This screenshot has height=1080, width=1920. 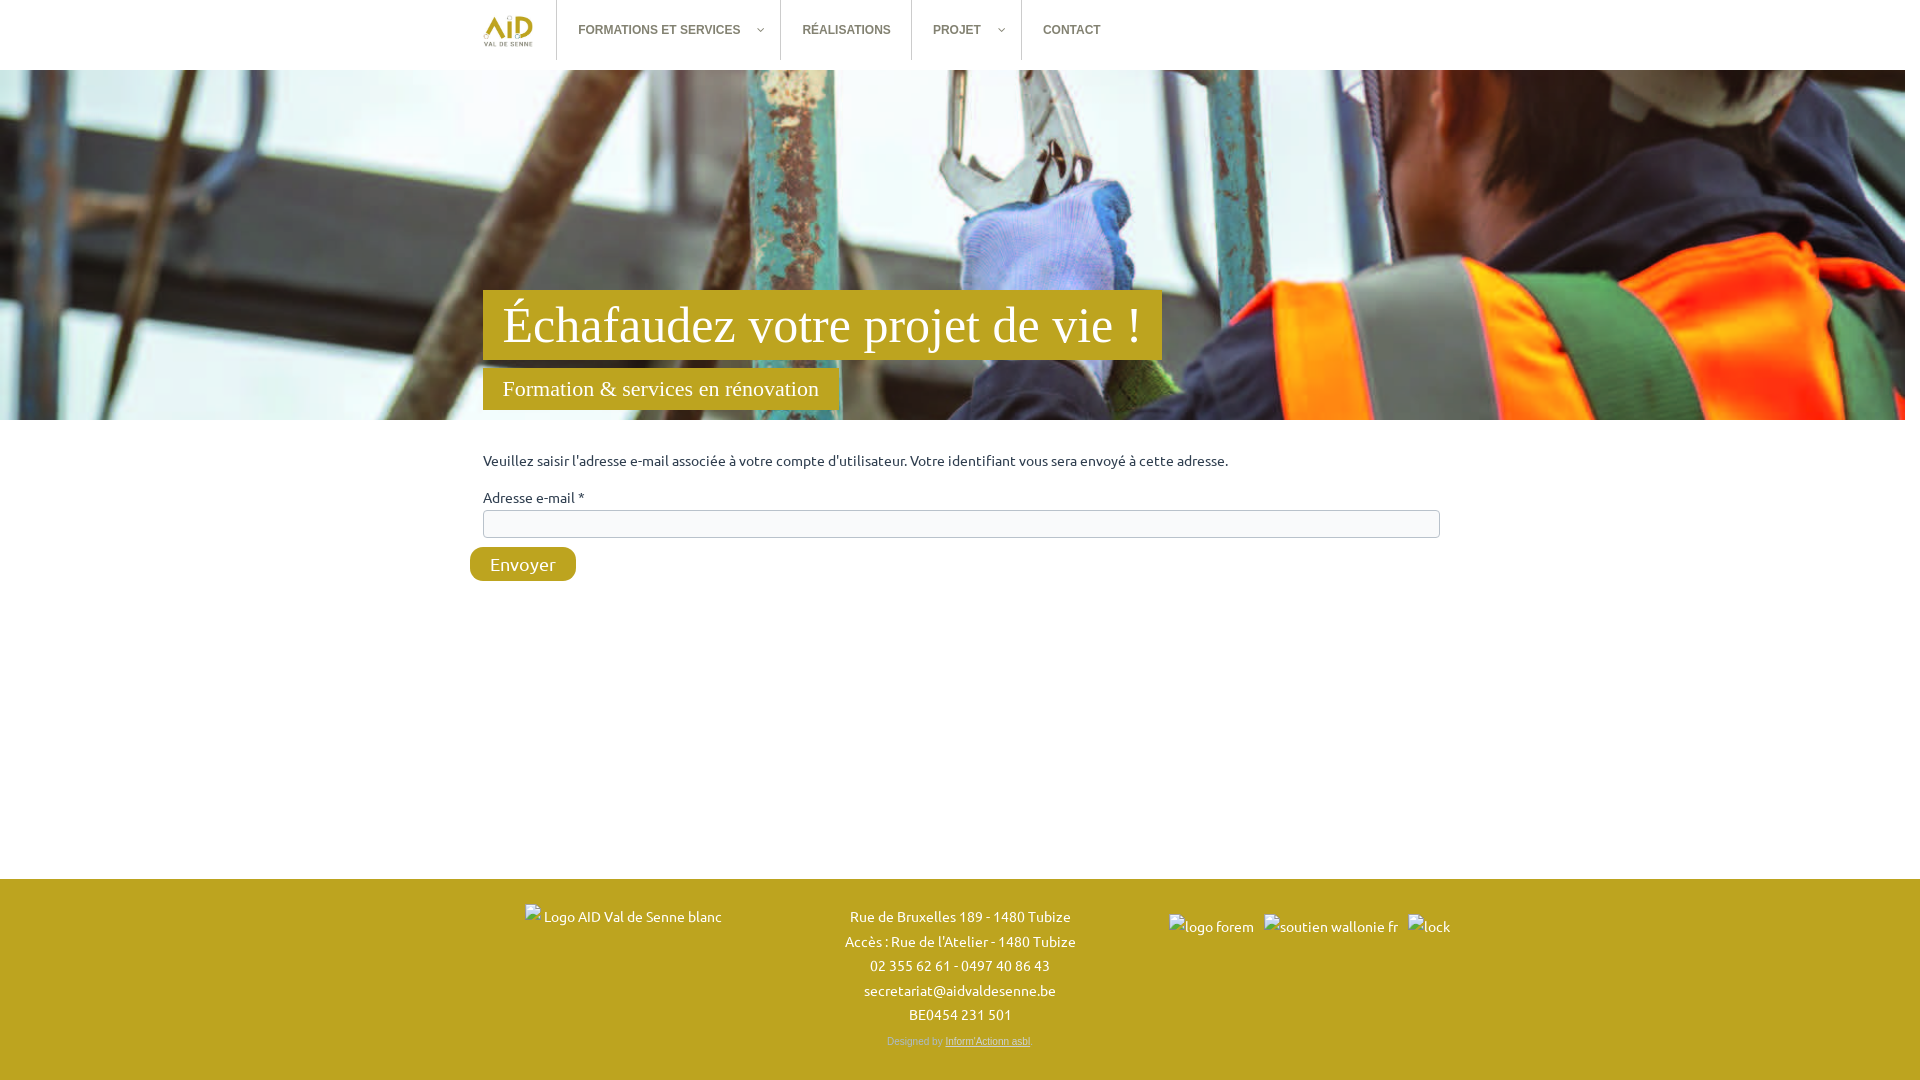 What do you see at coordinates (987, 1040) in the screenshot?
I see `'Inform'Actionn asbl'` at bounding box center [987, 1040].